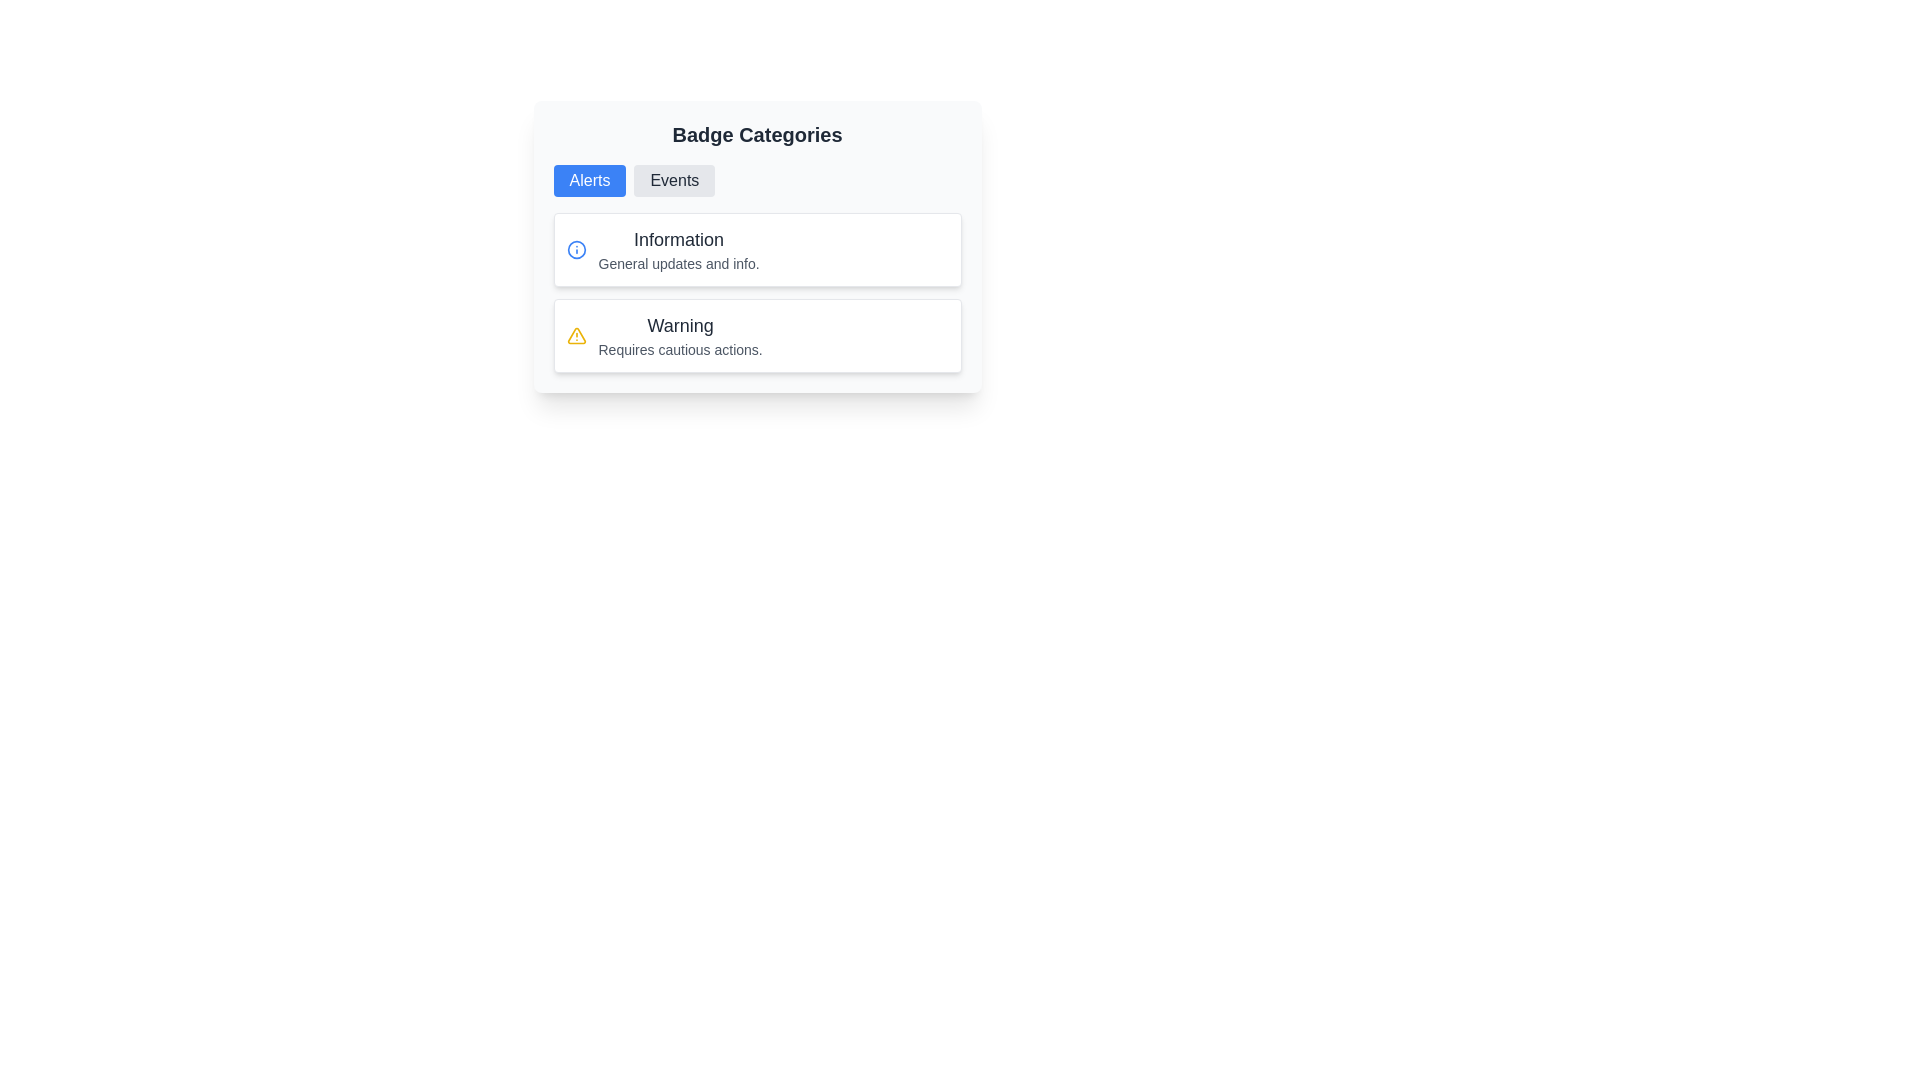 This screenshot has width=1920, height=1080. What do you see at coordinates (680, 334) in the screenshot?
I see `the warning message text label located in the second card under 'Badge Categories', which displays a warning message next to a yellow warning triangle icon` at bounding box center [680, 334].